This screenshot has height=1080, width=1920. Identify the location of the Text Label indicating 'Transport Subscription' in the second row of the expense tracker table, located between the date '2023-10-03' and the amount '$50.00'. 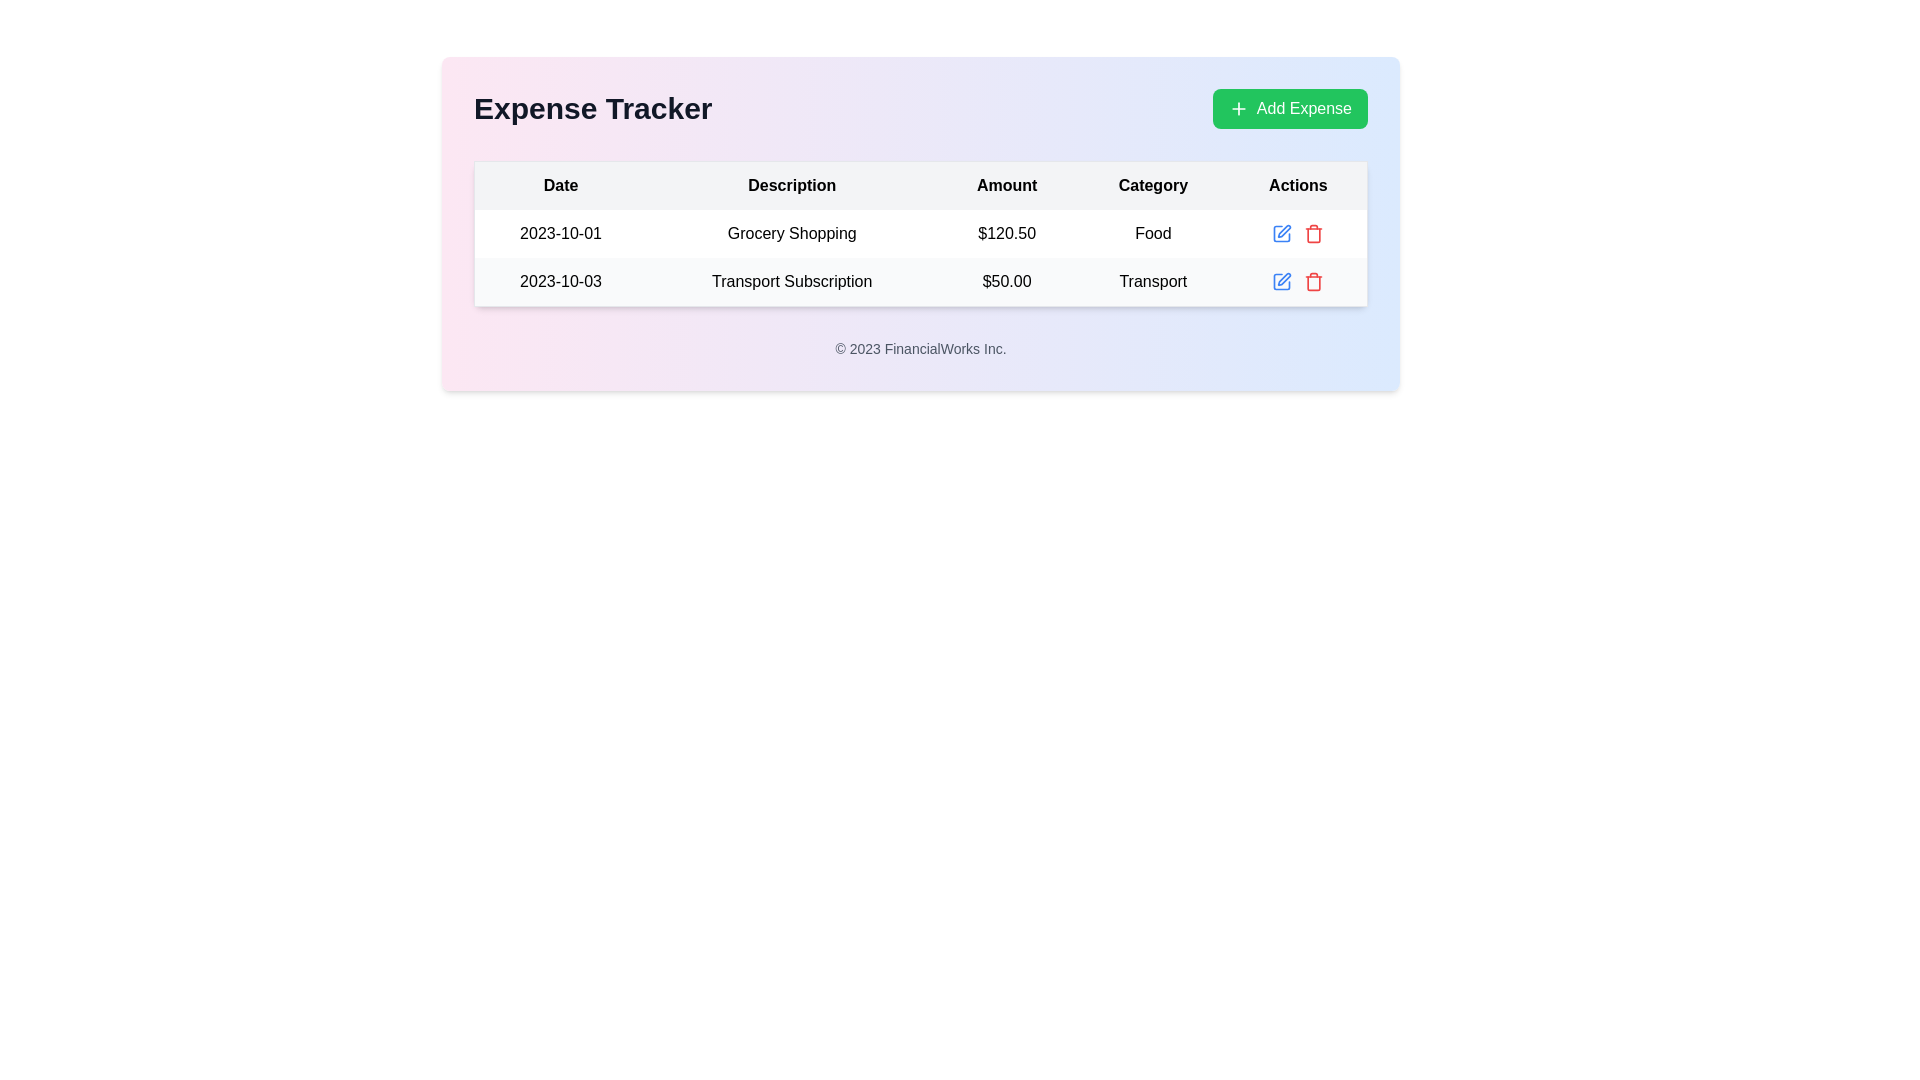
(791, 282).